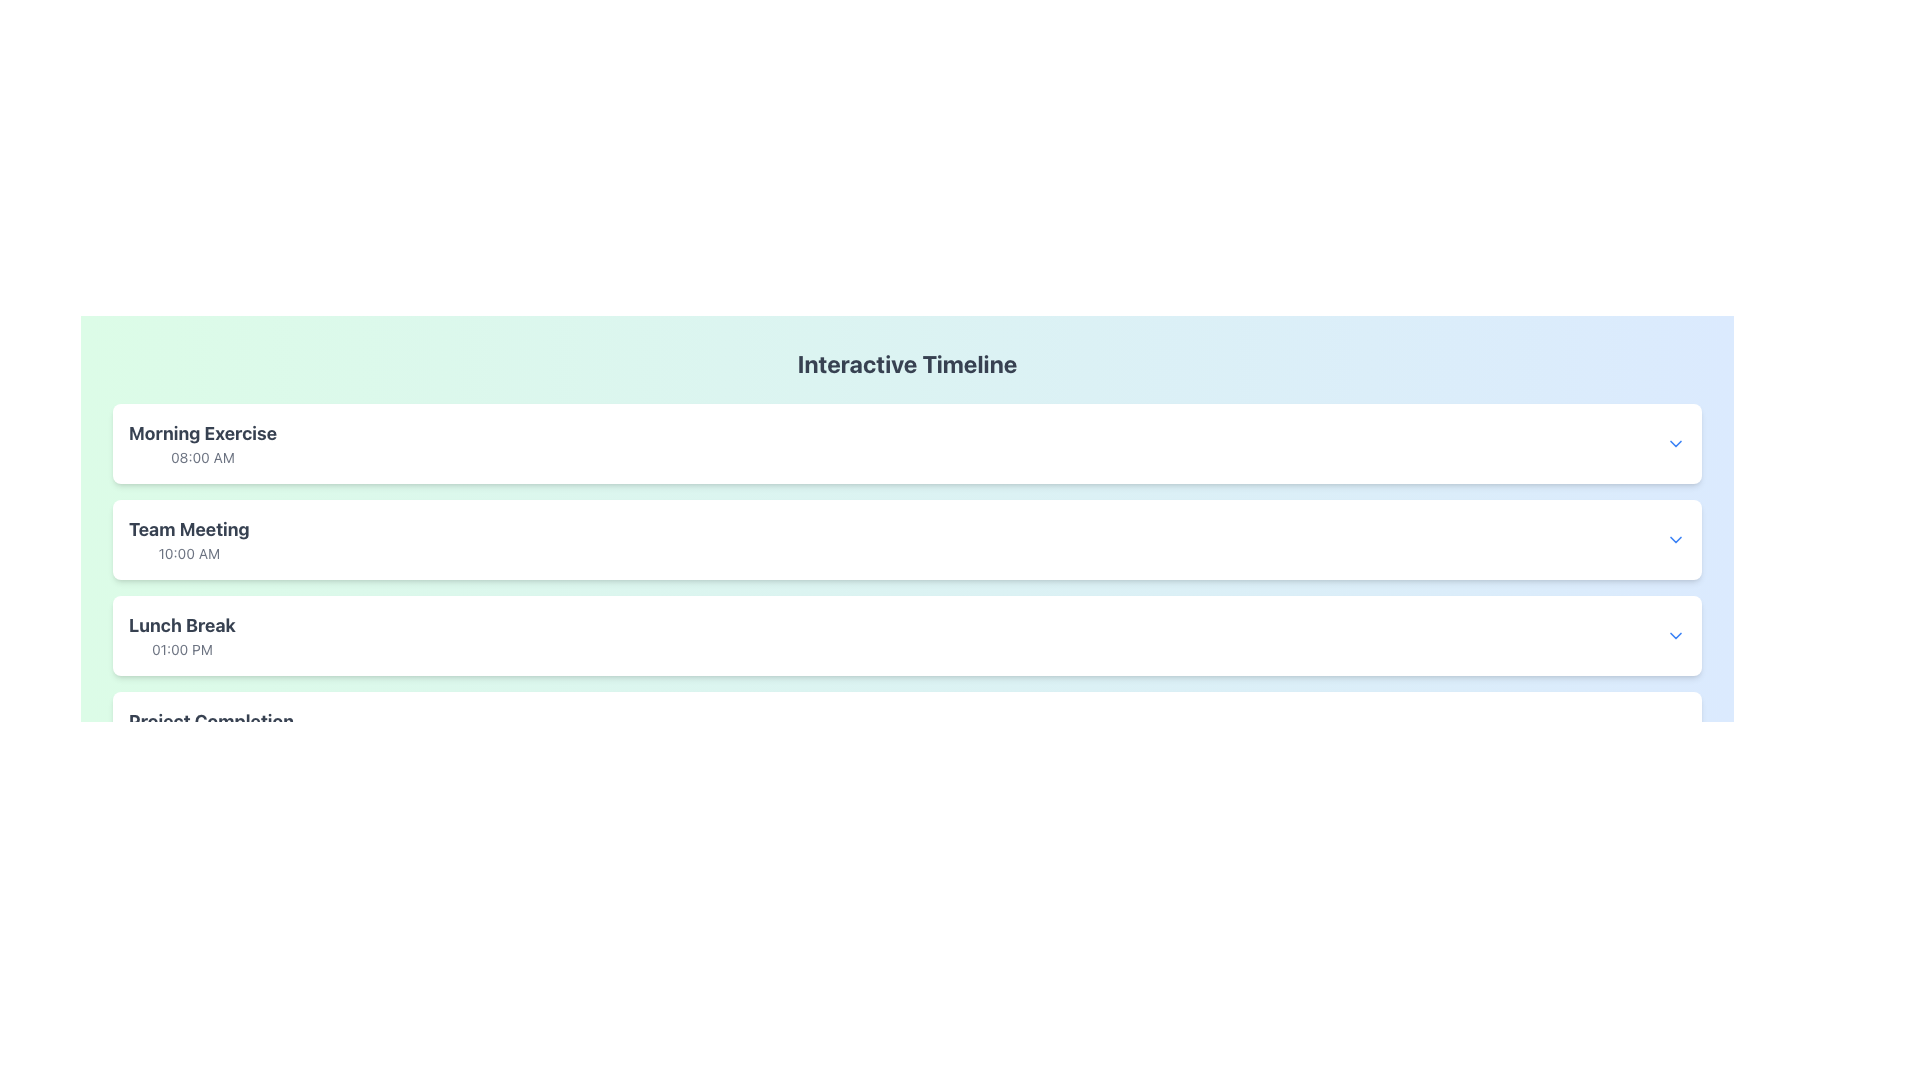 This screenshot has width=1920, height=1080. What do you see at coordinates (182, 636) in the screenshot?
I see `the informational text block displaying 'Lunch Break' scheduled at '01:00 PM'` at bounding box center [182, 636].